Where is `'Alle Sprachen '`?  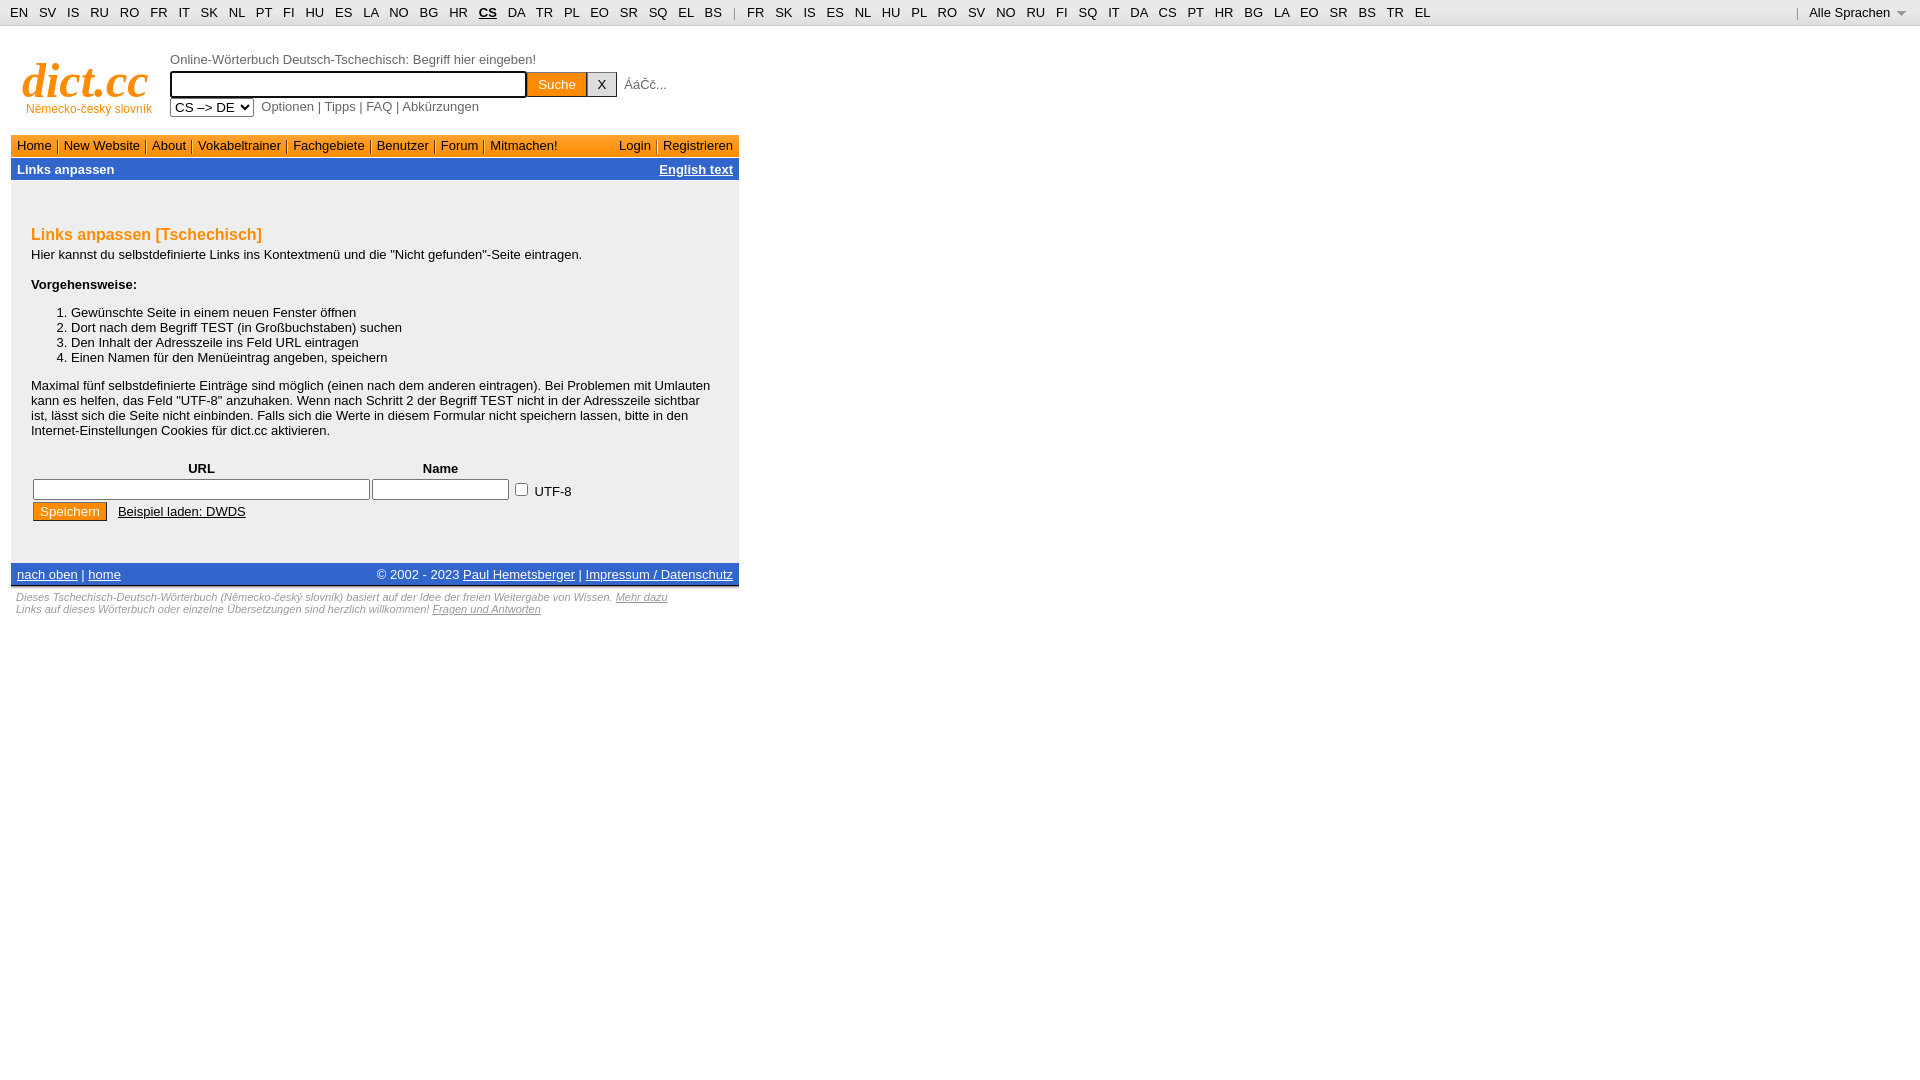
'Alle Sprachen ' is located at coordinates (1809, 12).